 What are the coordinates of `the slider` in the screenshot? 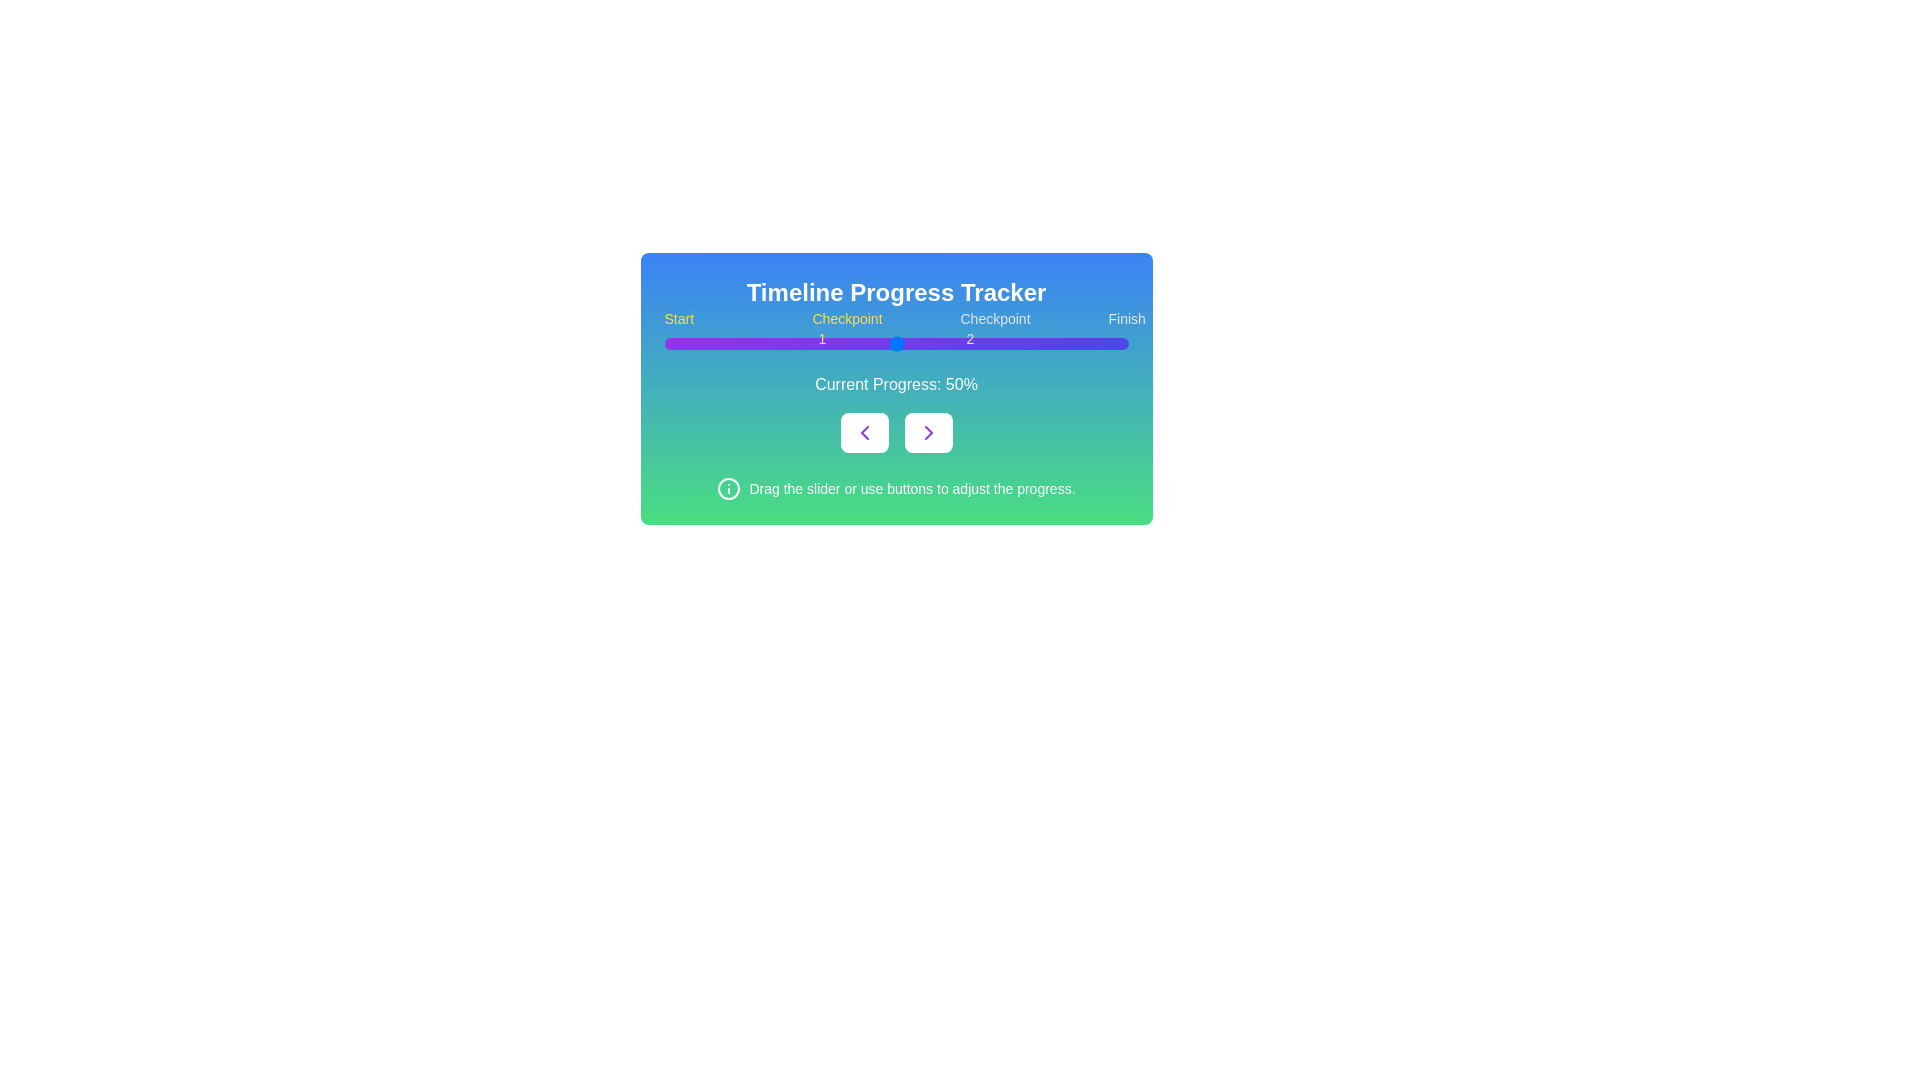 It's located at (1118, 342).